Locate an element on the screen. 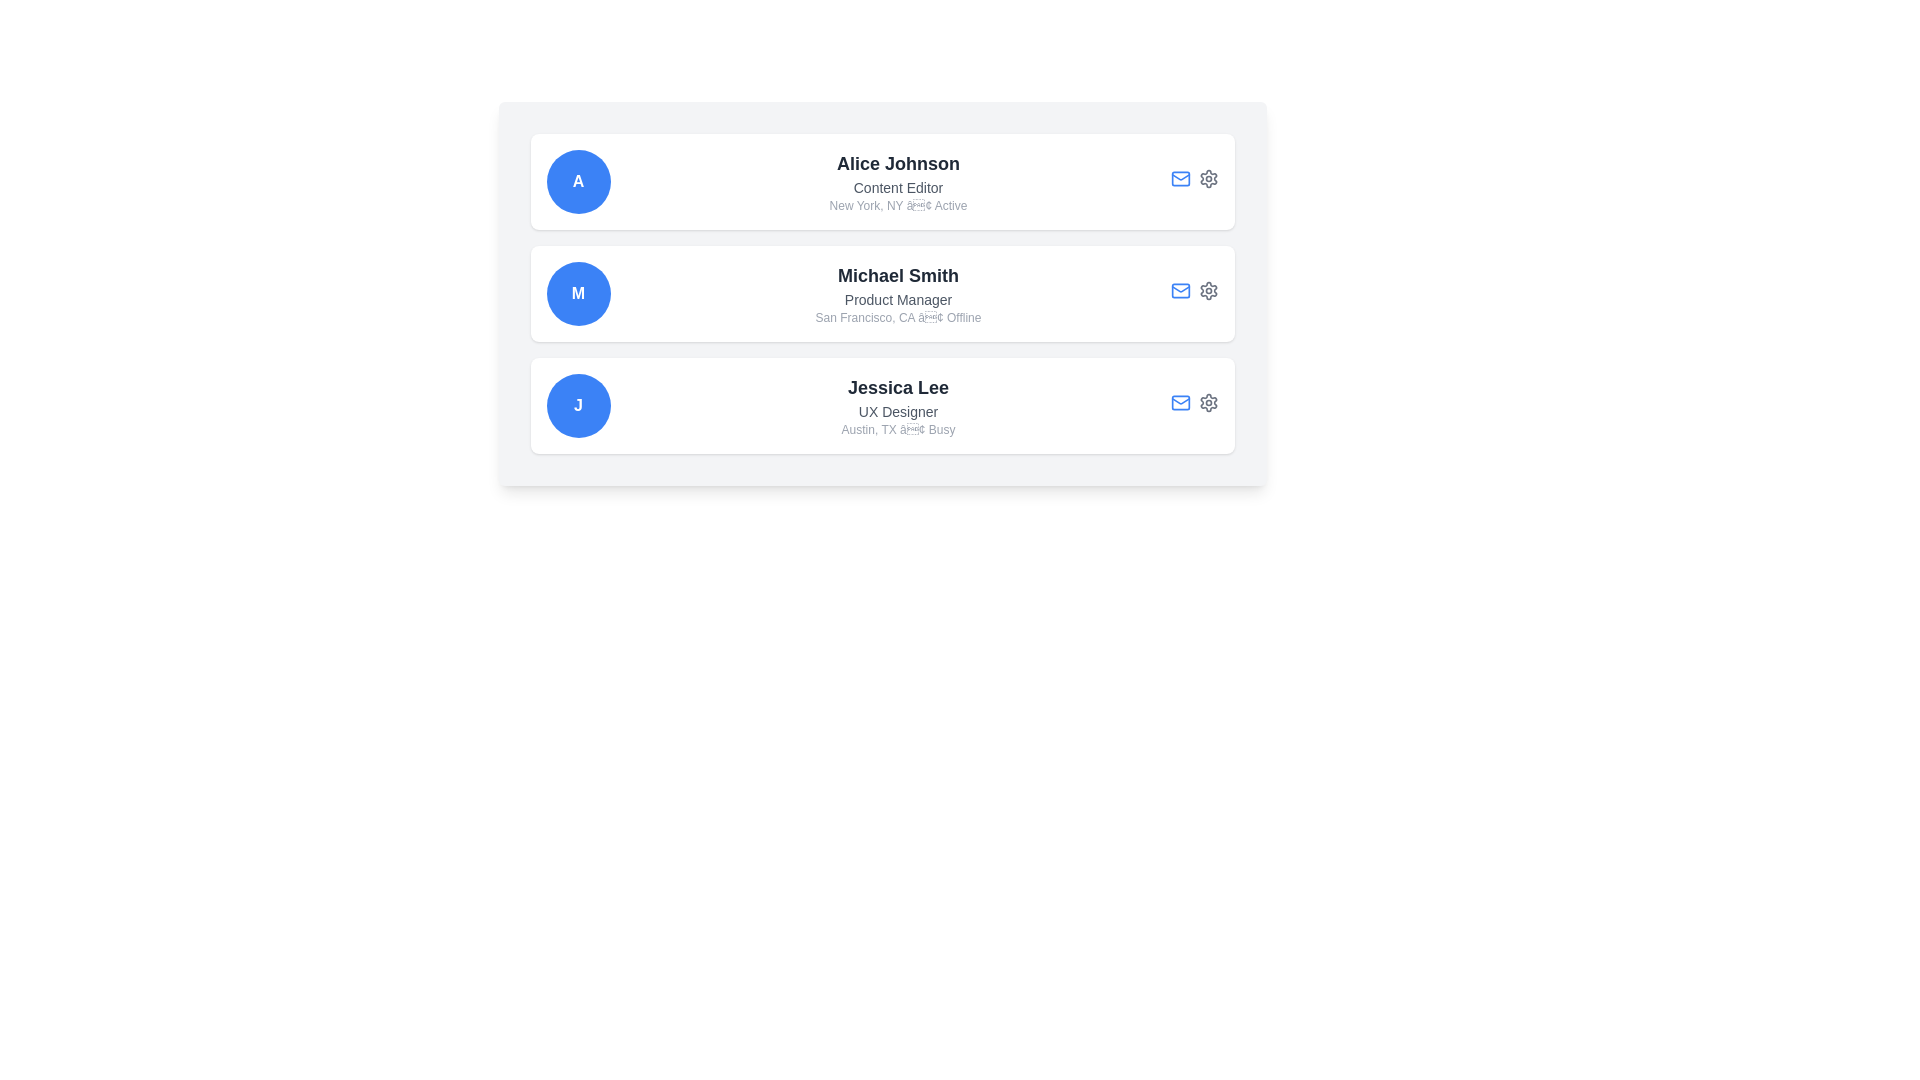  the text display element that shows the individual's name, position, location, and current status, located in the center area of the card layout to the right of the circular icon with the letter 'A' is located at coordinates (897, 181).